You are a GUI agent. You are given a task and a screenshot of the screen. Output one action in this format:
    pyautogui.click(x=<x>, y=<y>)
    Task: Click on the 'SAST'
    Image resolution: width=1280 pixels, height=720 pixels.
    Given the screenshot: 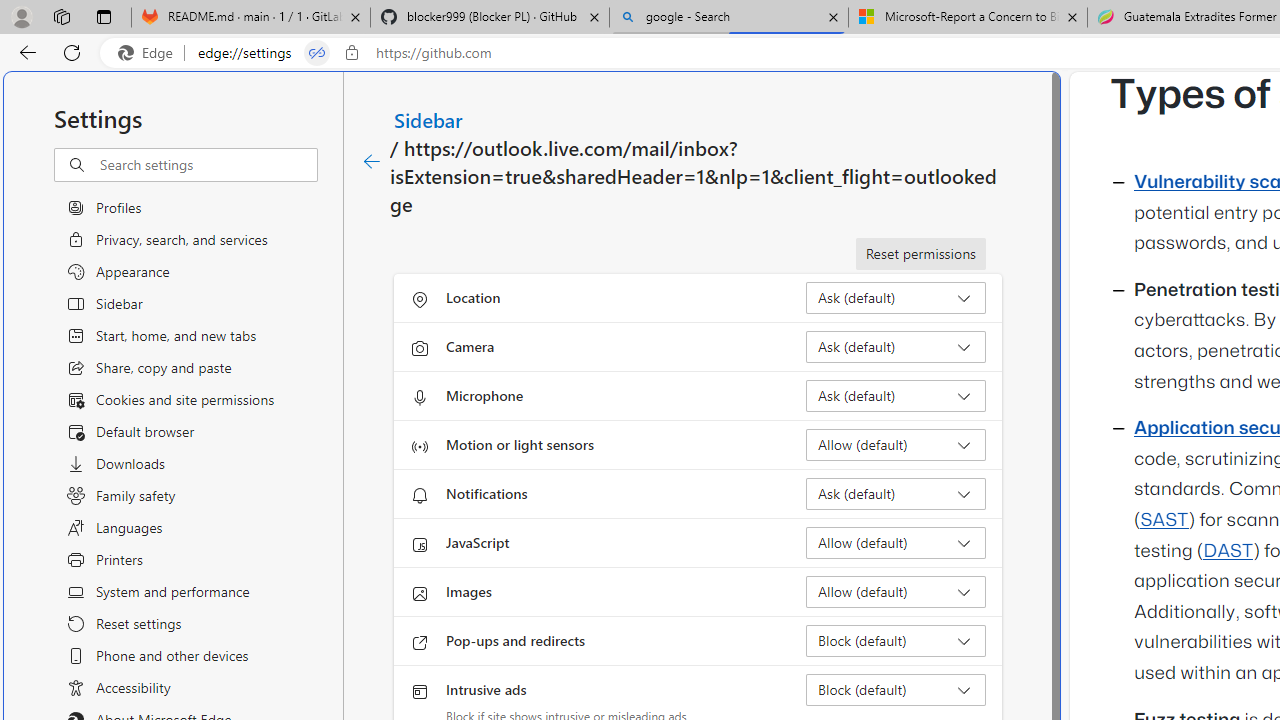 What is the action you would take?
    pyautogui.click(x=1164, y=519)
    